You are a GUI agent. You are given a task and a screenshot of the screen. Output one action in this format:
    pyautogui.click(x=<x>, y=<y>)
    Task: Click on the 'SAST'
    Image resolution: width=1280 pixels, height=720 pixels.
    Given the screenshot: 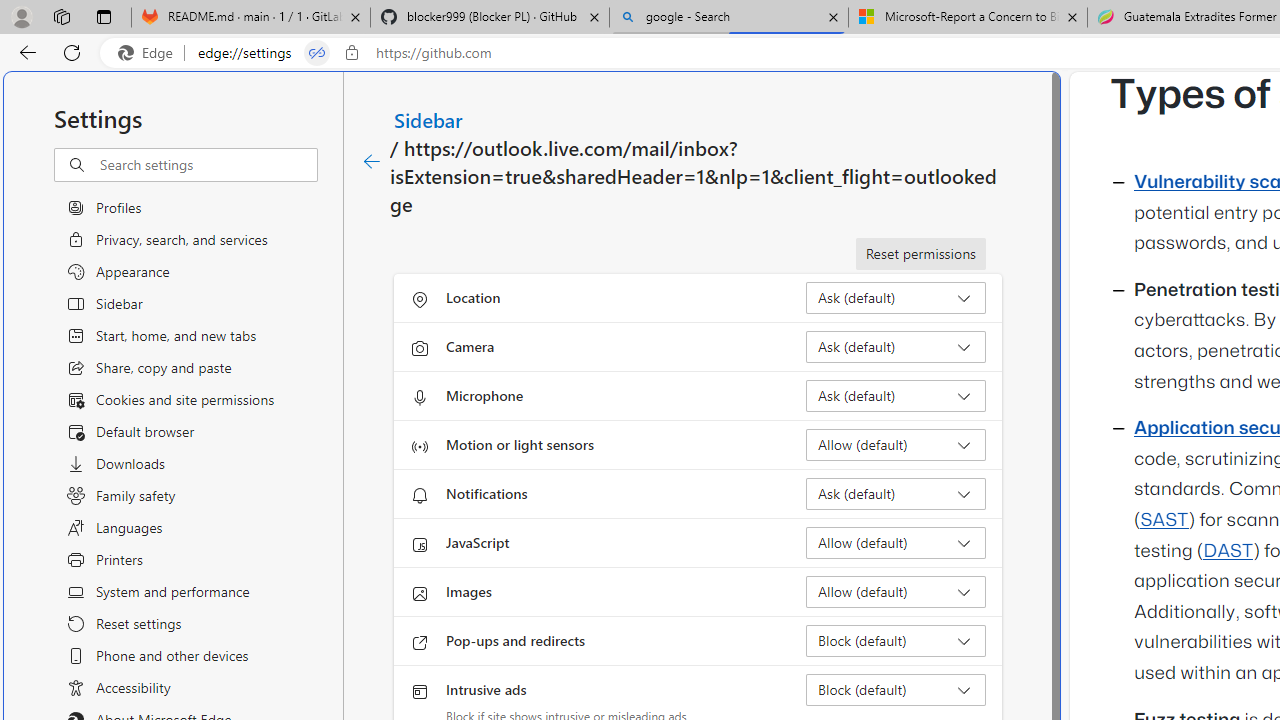 What is the action you would take?
    pyautogui.click(x=1164, y=519)
    